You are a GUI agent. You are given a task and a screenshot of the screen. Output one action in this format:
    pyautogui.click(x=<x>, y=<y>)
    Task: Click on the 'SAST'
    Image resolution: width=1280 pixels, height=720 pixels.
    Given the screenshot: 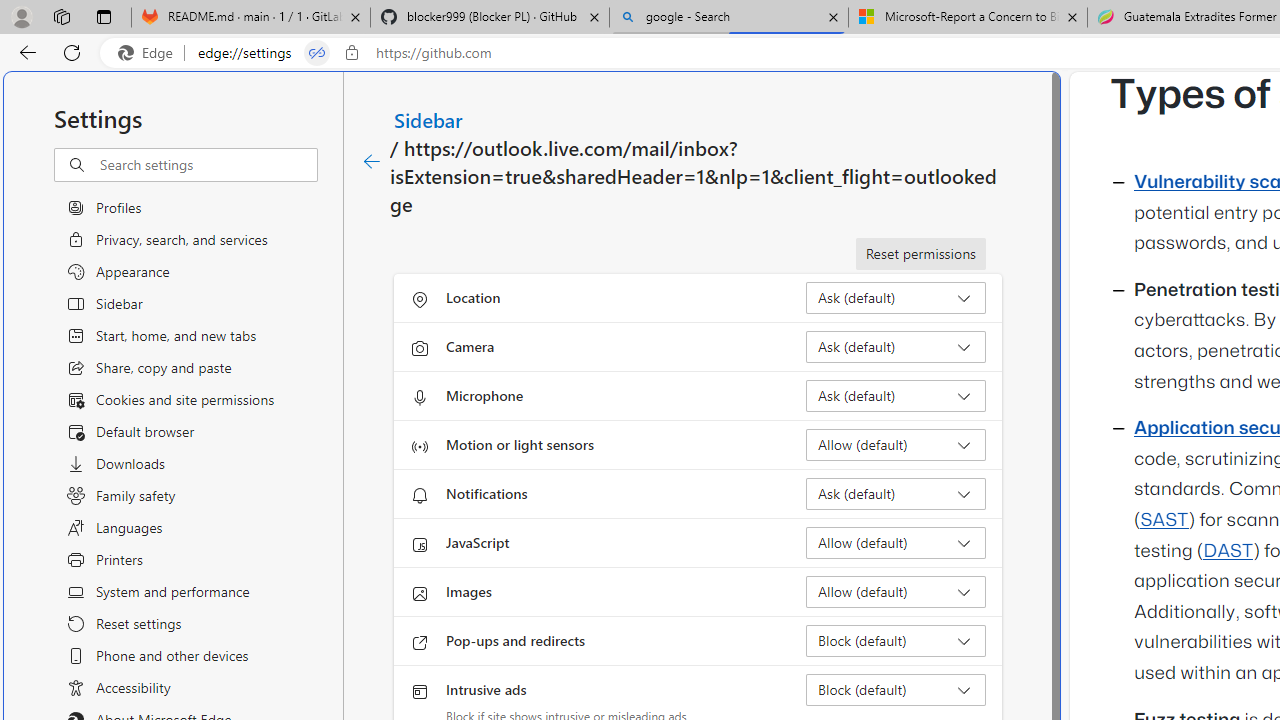 What is the action you would take?
    pyautogui.click(x=1164, y=519)
    